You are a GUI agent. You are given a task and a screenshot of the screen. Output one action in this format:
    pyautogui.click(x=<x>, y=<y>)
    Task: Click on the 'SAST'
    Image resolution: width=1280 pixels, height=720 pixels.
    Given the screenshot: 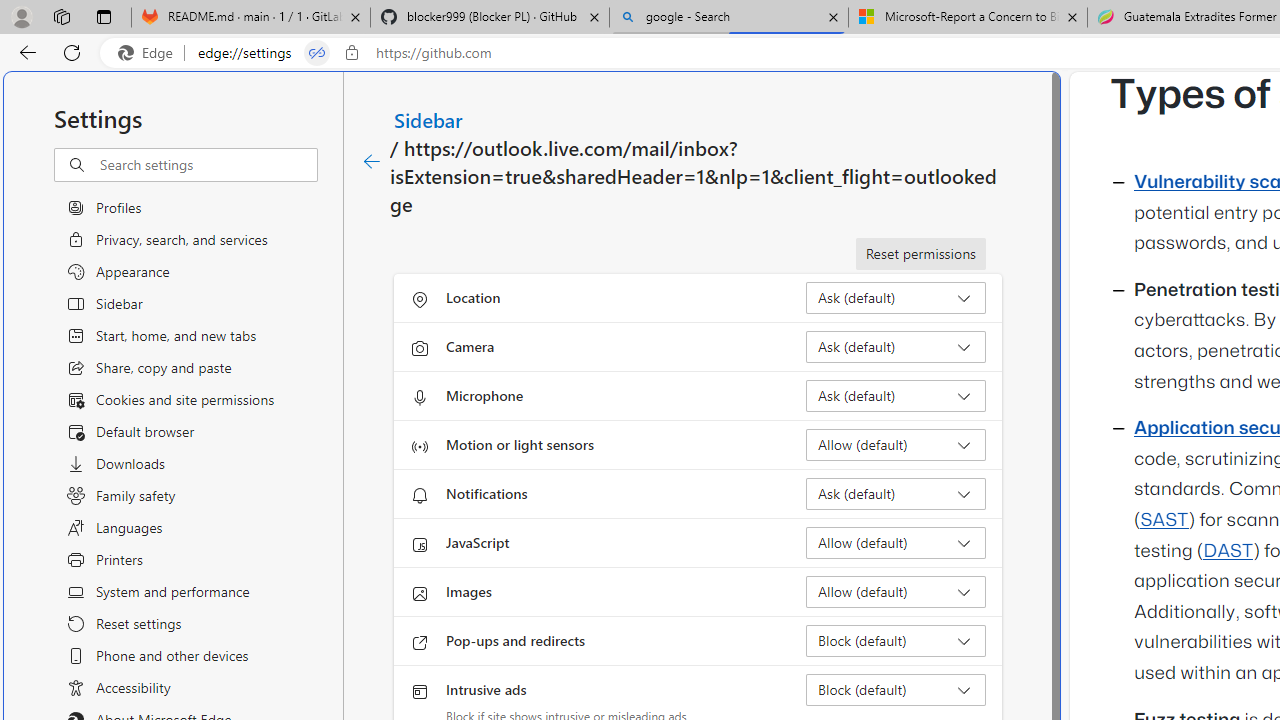 What is the action you would take?
    pyautogui.click(x=1164, y=519)
    